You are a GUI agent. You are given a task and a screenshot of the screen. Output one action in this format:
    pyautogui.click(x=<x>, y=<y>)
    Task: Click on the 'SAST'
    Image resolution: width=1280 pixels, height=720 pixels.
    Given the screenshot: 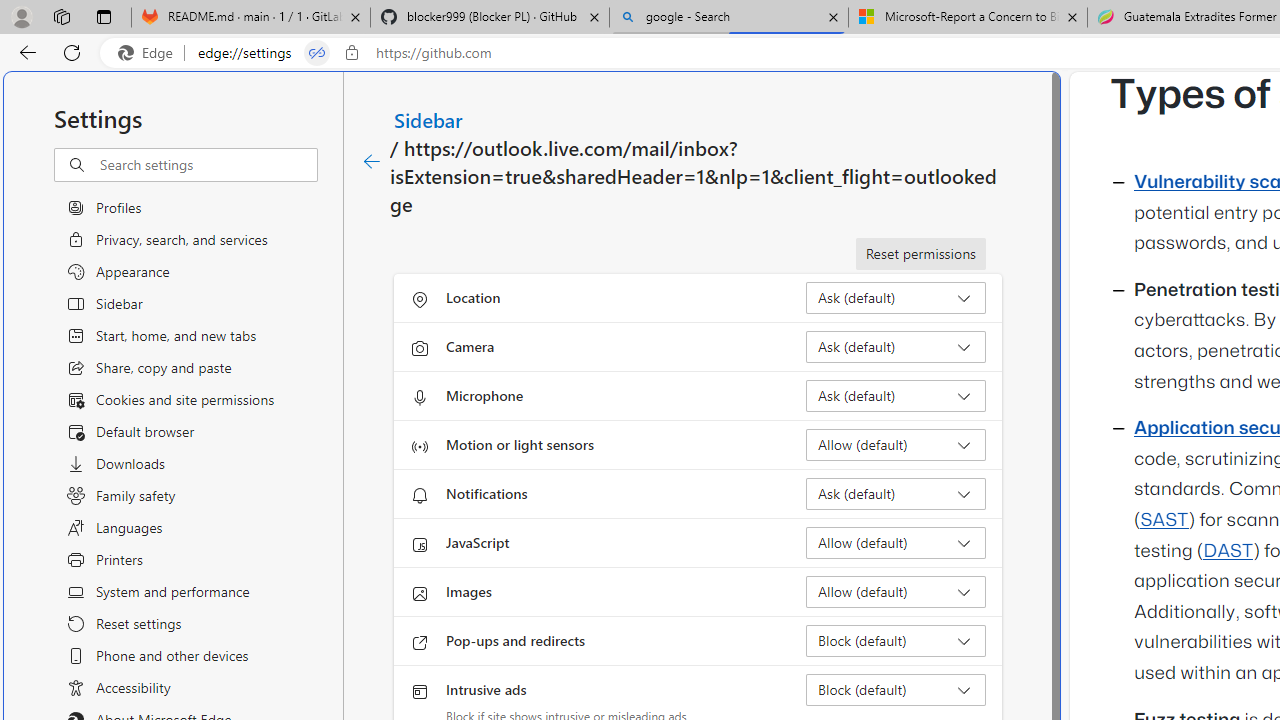 What is the action you would take?
    pyautogui.click(x=1164, y=519)
    